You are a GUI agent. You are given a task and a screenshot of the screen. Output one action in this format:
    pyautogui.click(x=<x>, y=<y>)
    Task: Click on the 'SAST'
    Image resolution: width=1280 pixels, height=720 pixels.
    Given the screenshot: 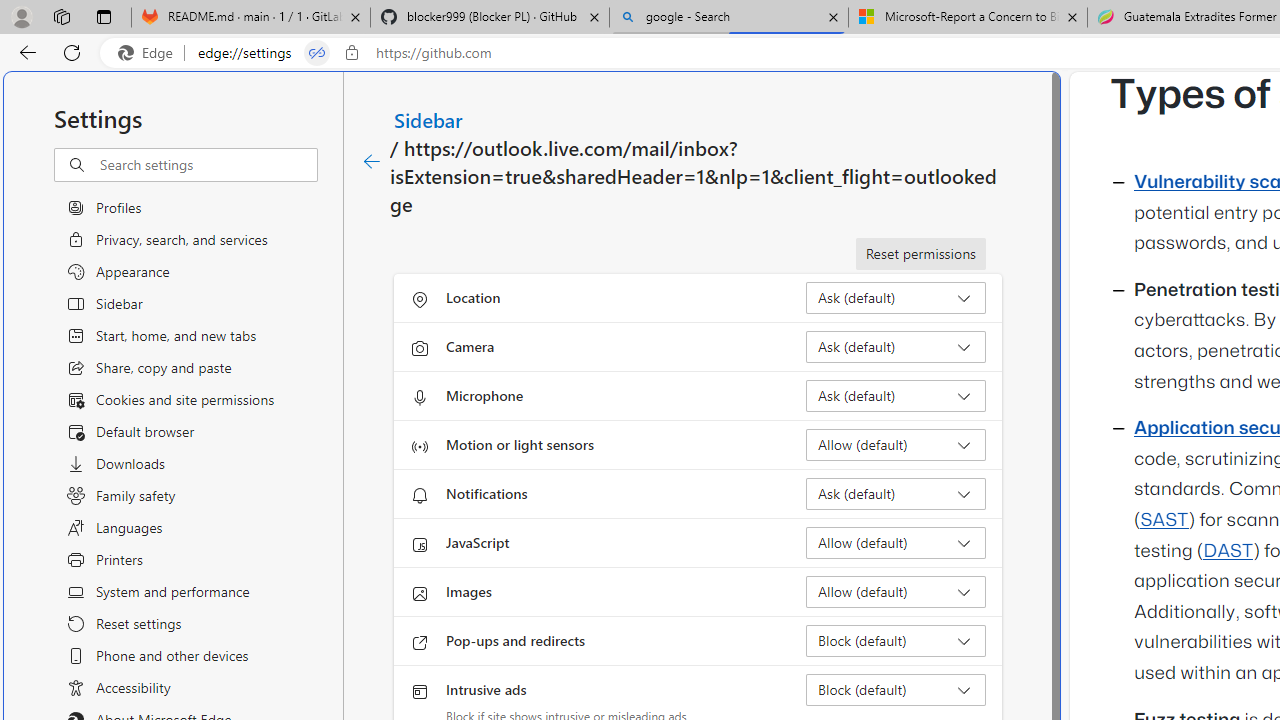 What is the action you would take?
    pyautogui.click(x=1164, y=519)
    